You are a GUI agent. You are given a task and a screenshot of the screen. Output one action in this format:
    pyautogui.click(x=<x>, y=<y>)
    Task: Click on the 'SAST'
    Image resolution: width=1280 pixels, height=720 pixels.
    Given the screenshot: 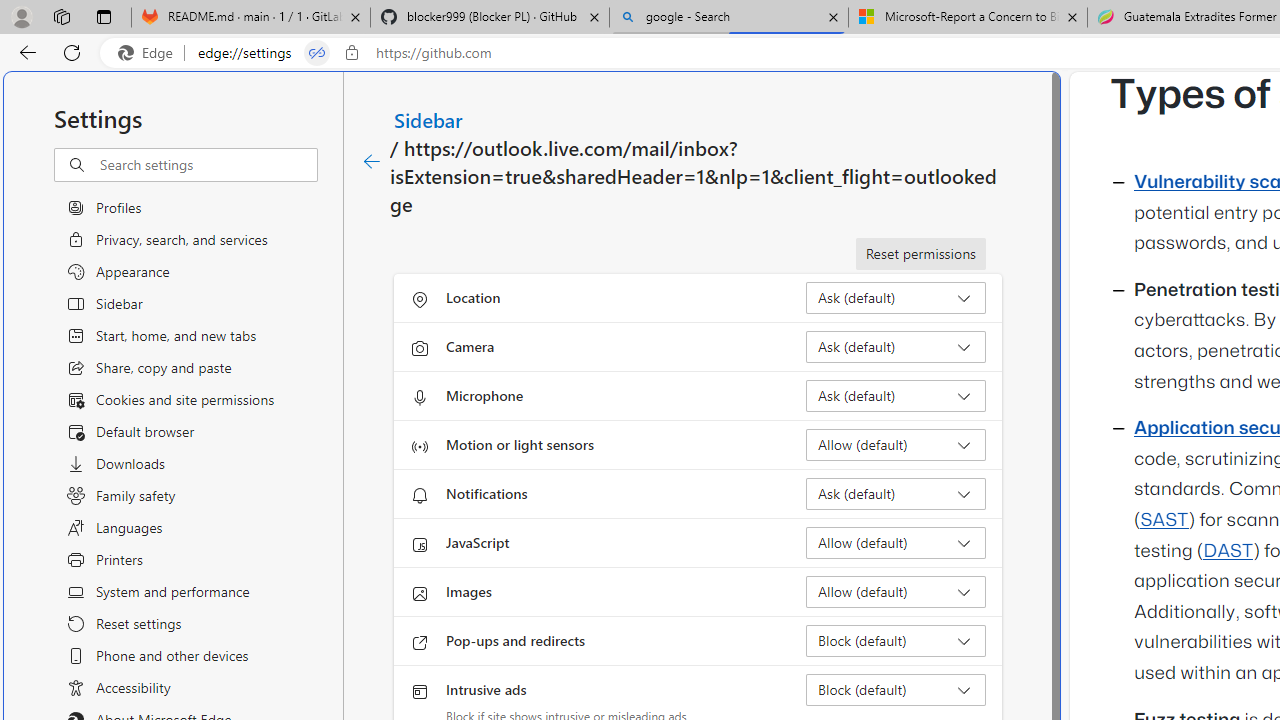 What is the action you would take?
    pyautogui.click(x=1164, y=519)
    